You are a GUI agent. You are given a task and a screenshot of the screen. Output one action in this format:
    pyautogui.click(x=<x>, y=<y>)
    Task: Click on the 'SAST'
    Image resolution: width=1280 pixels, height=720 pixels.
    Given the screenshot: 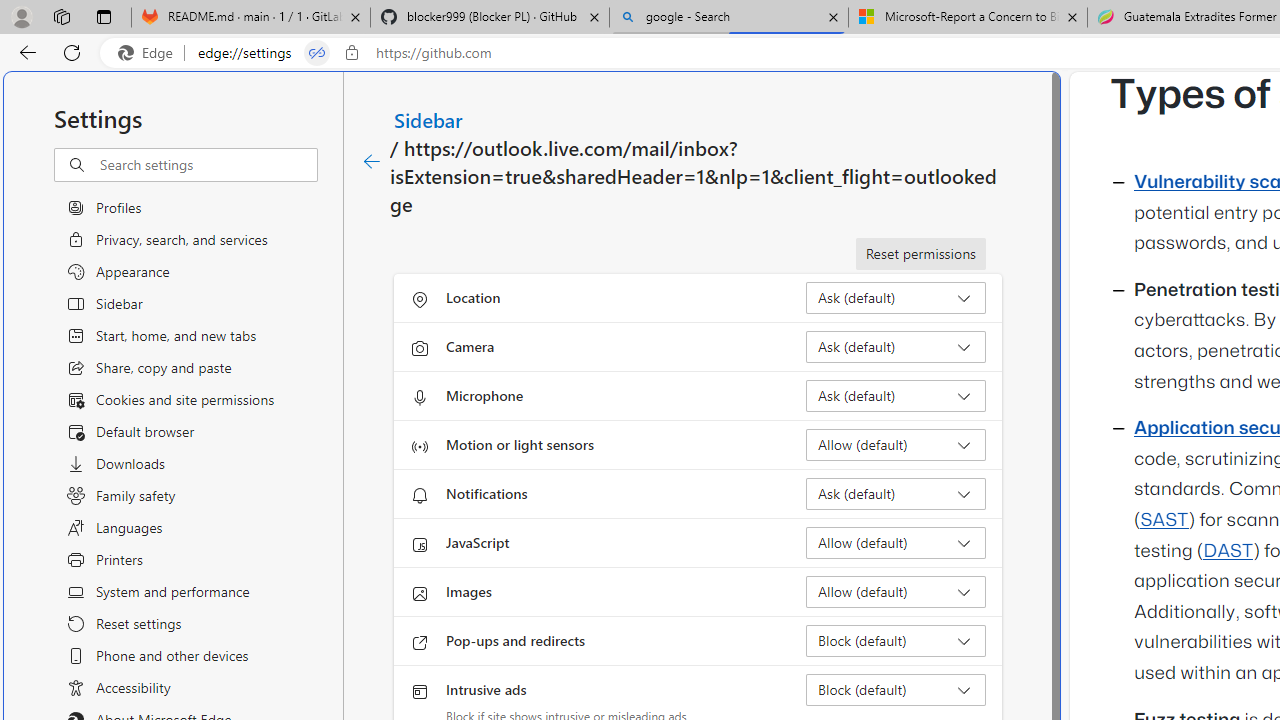 What is the action you would take?
    pyautogui.click(x=1164, y=519)
    